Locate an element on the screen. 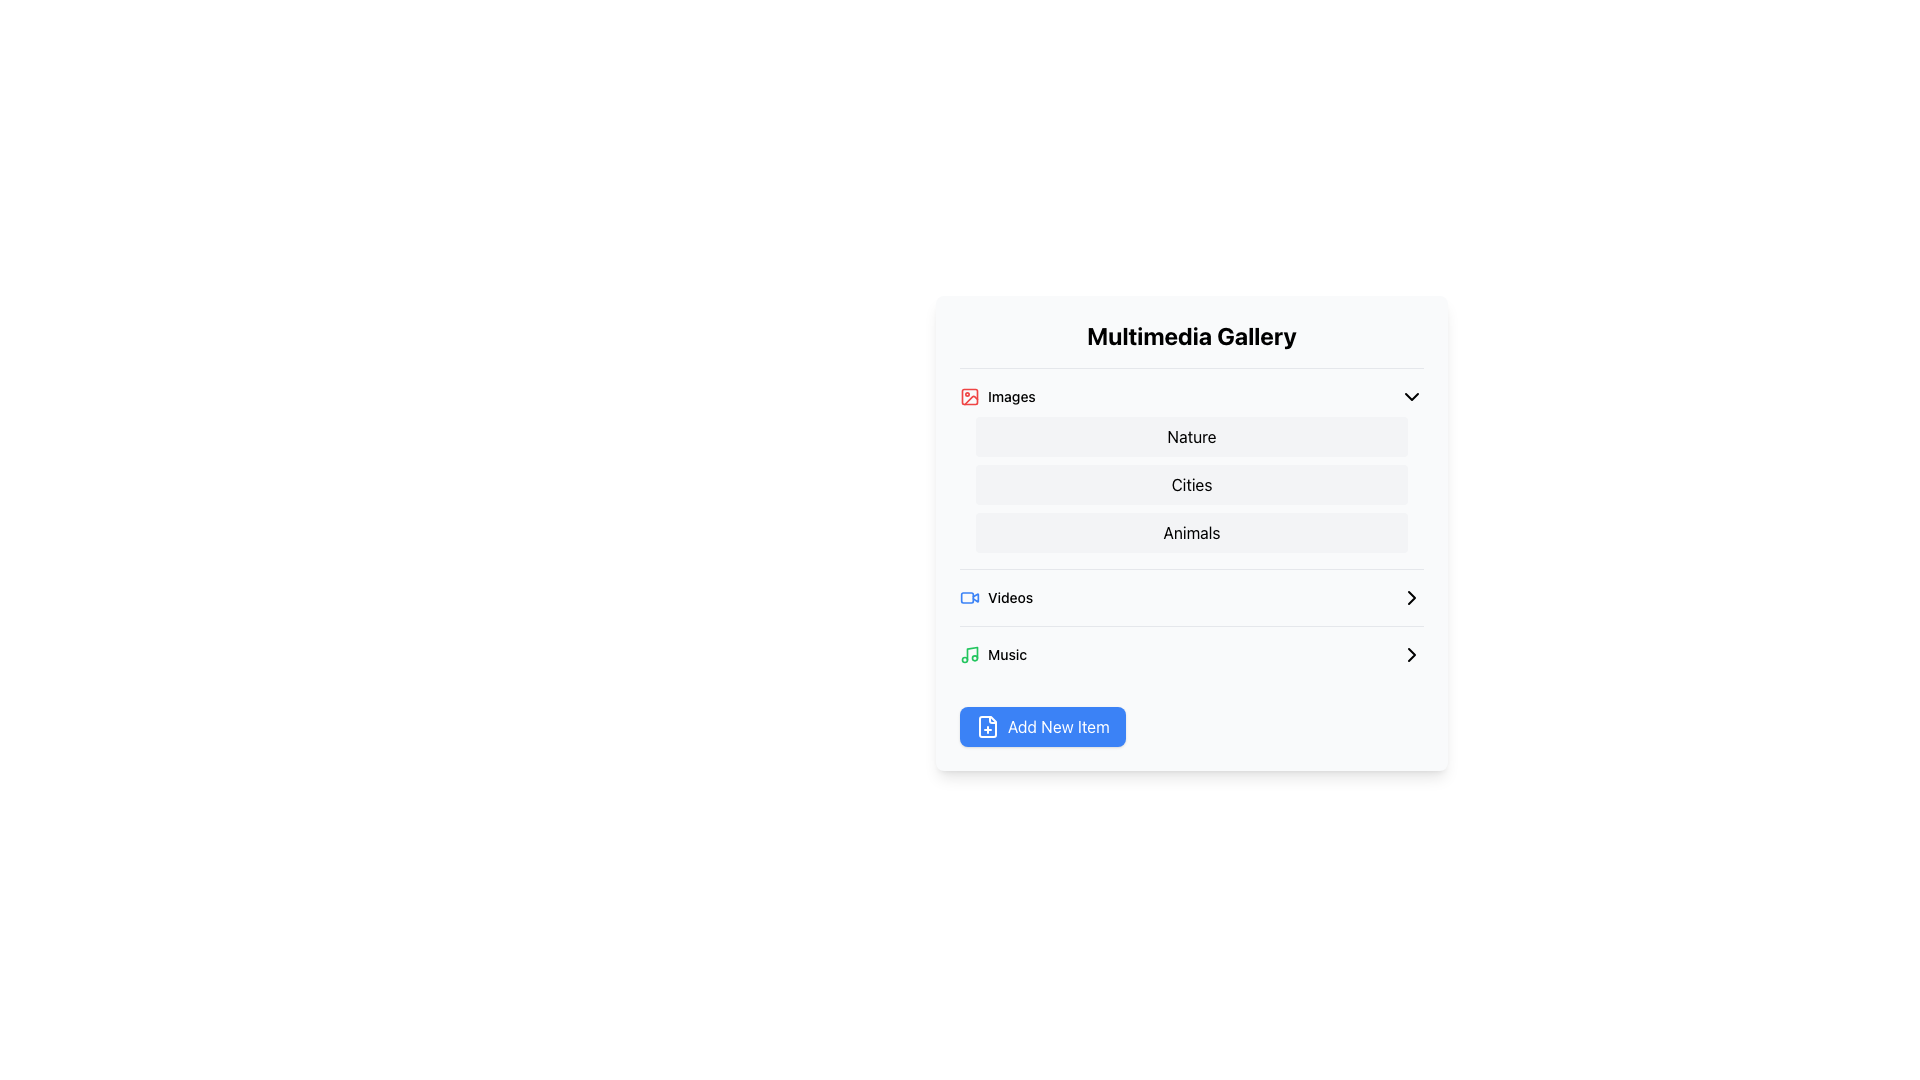 Image resolution: width=1920 pixels, height=1080 pixels. the blue video-related icon labeled 'Videos' located in the Multimedia Gallery section, which is the second item in the list is located at coordinates (969, 596).